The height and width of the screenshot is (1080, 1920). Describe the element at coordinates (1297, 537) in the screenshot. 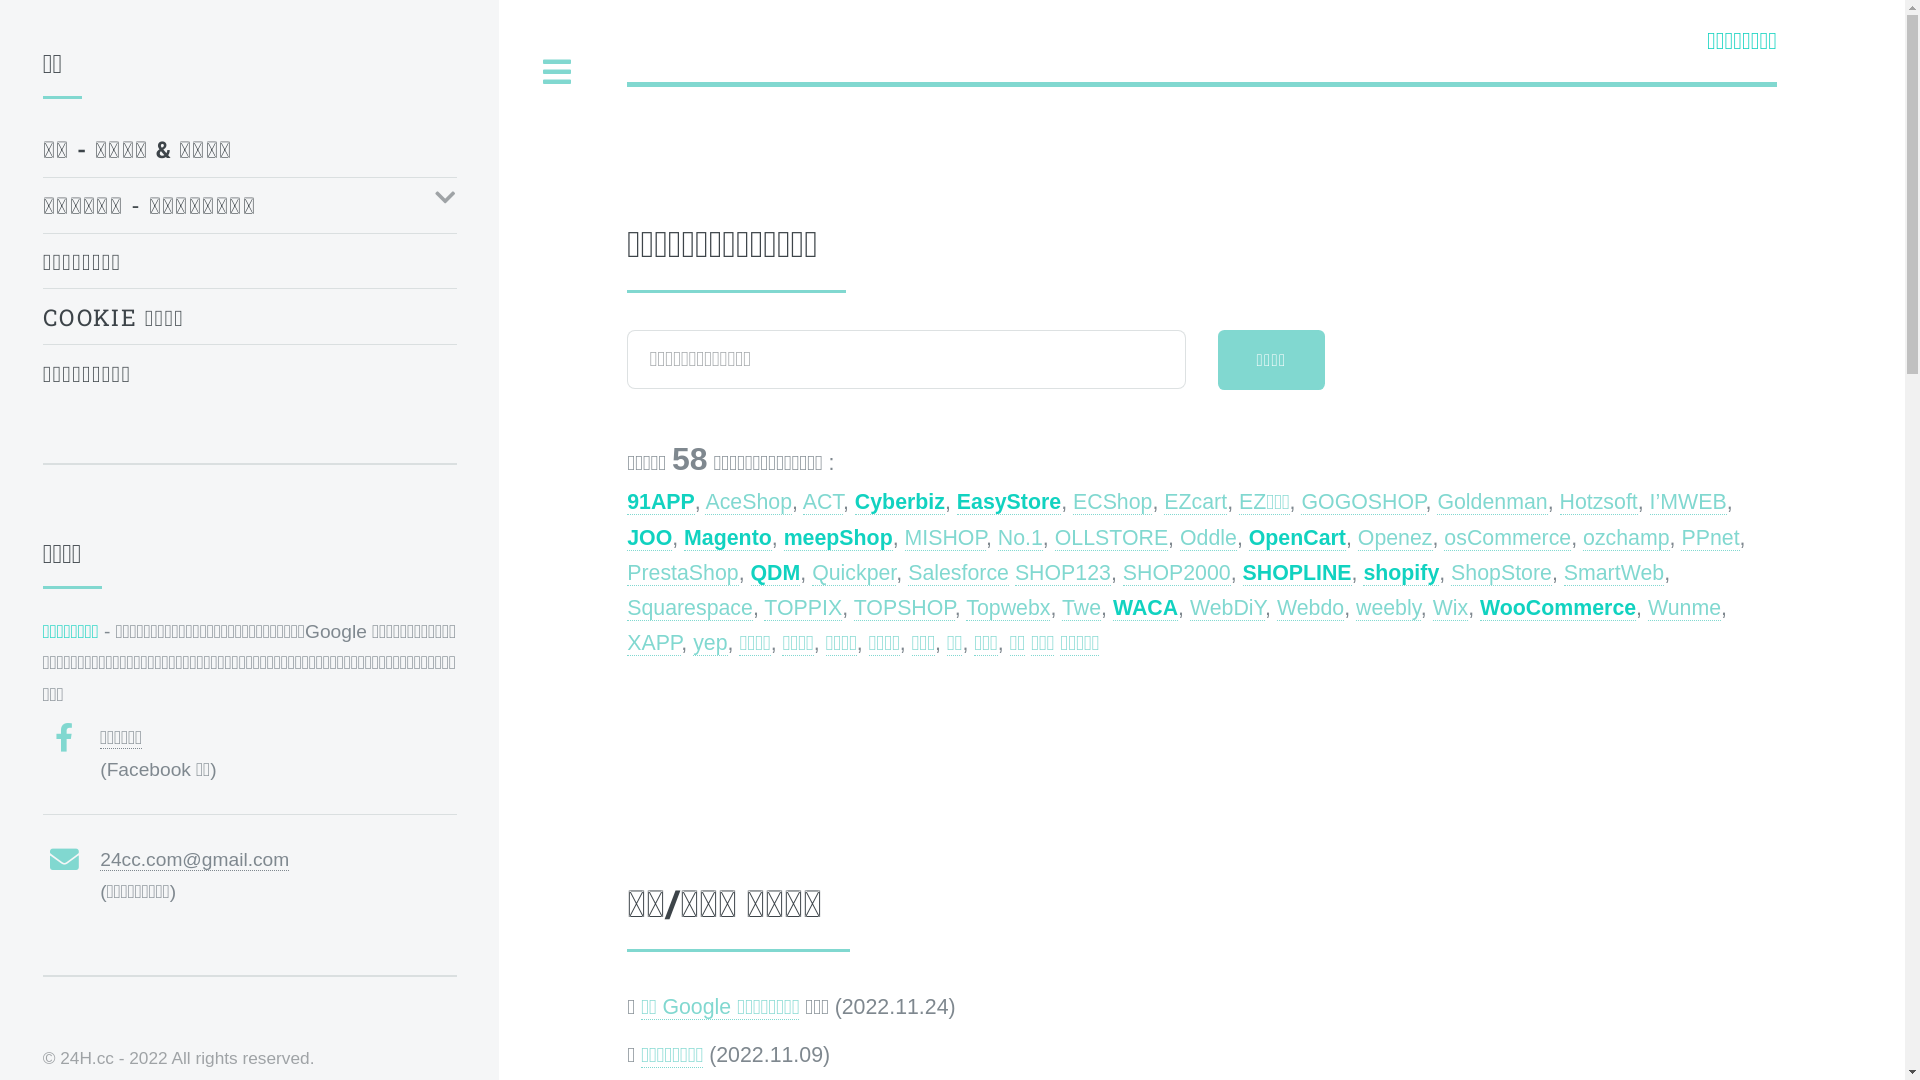

I see `'OpenCart'` at that location.